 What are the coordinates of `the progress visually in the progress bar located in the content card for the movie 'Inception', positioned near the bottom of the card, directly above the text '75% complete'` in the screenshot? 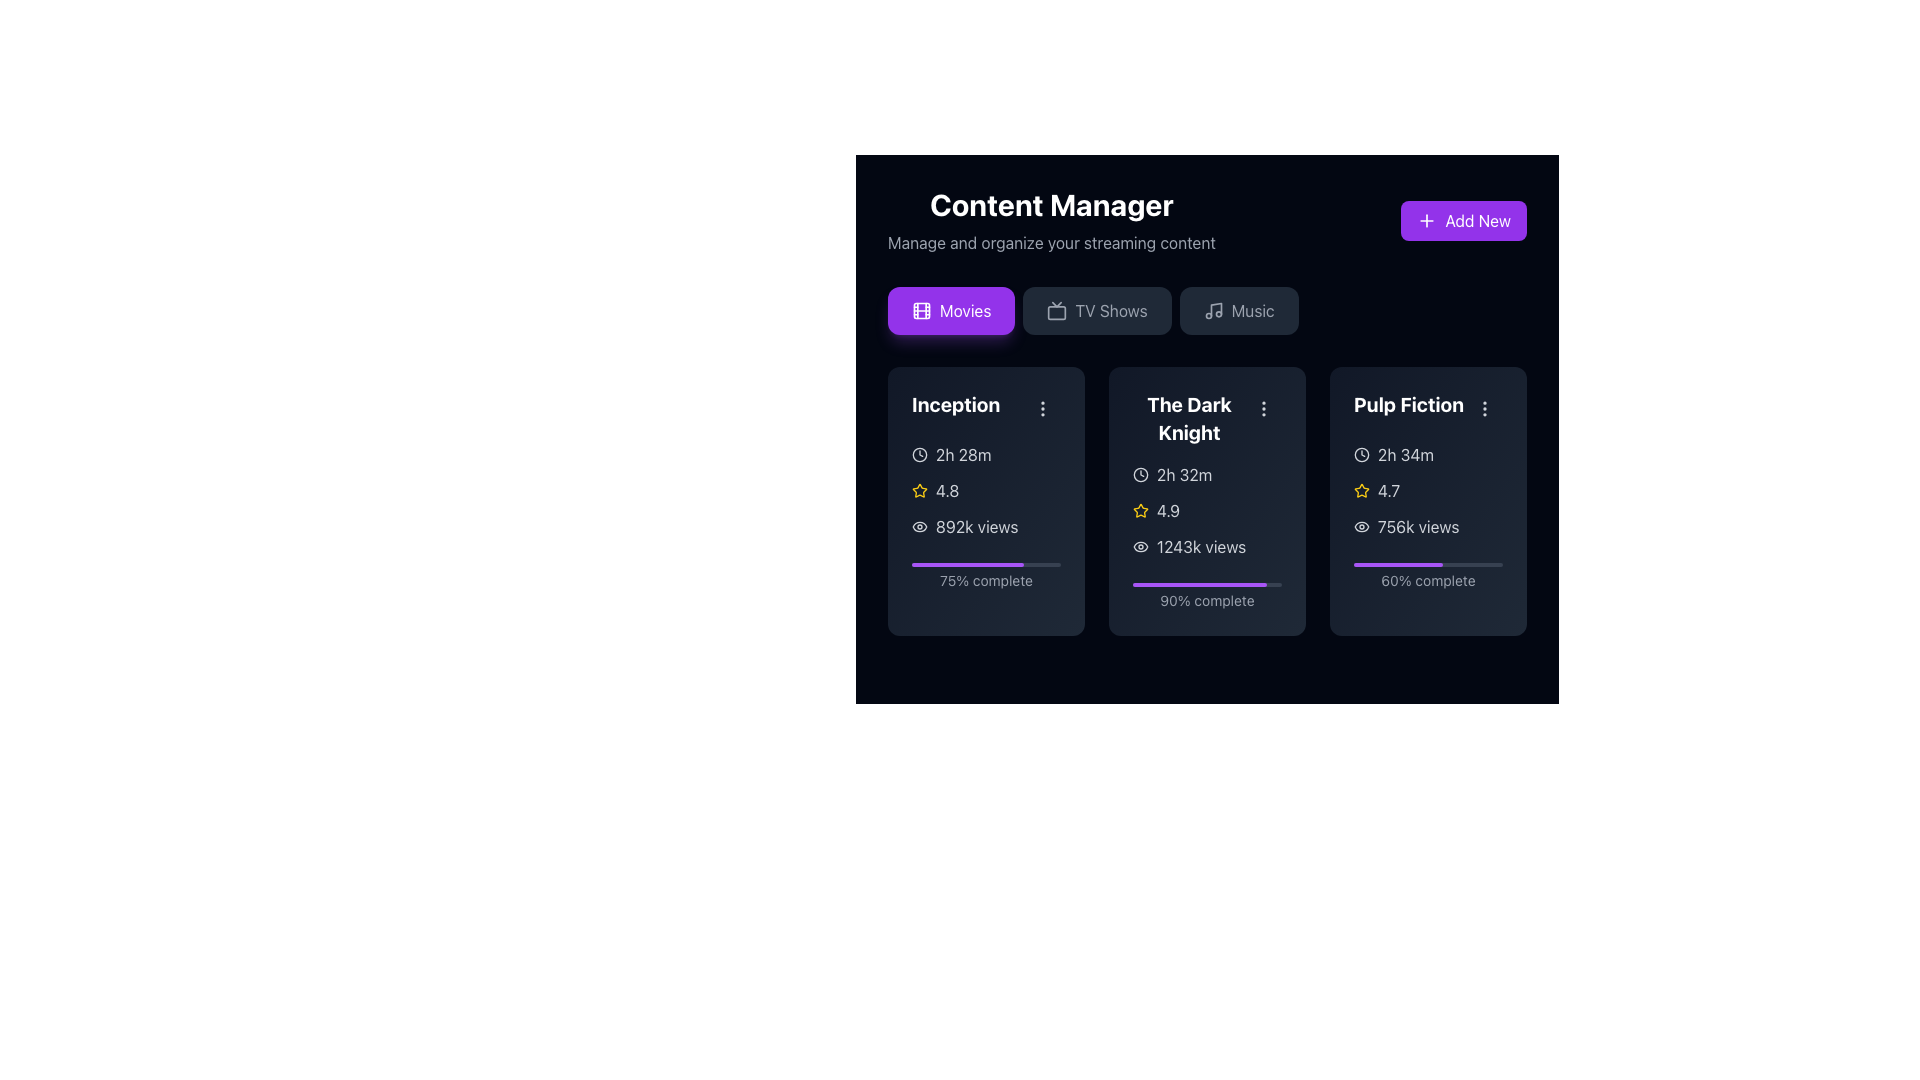 It's located at (986, 564).